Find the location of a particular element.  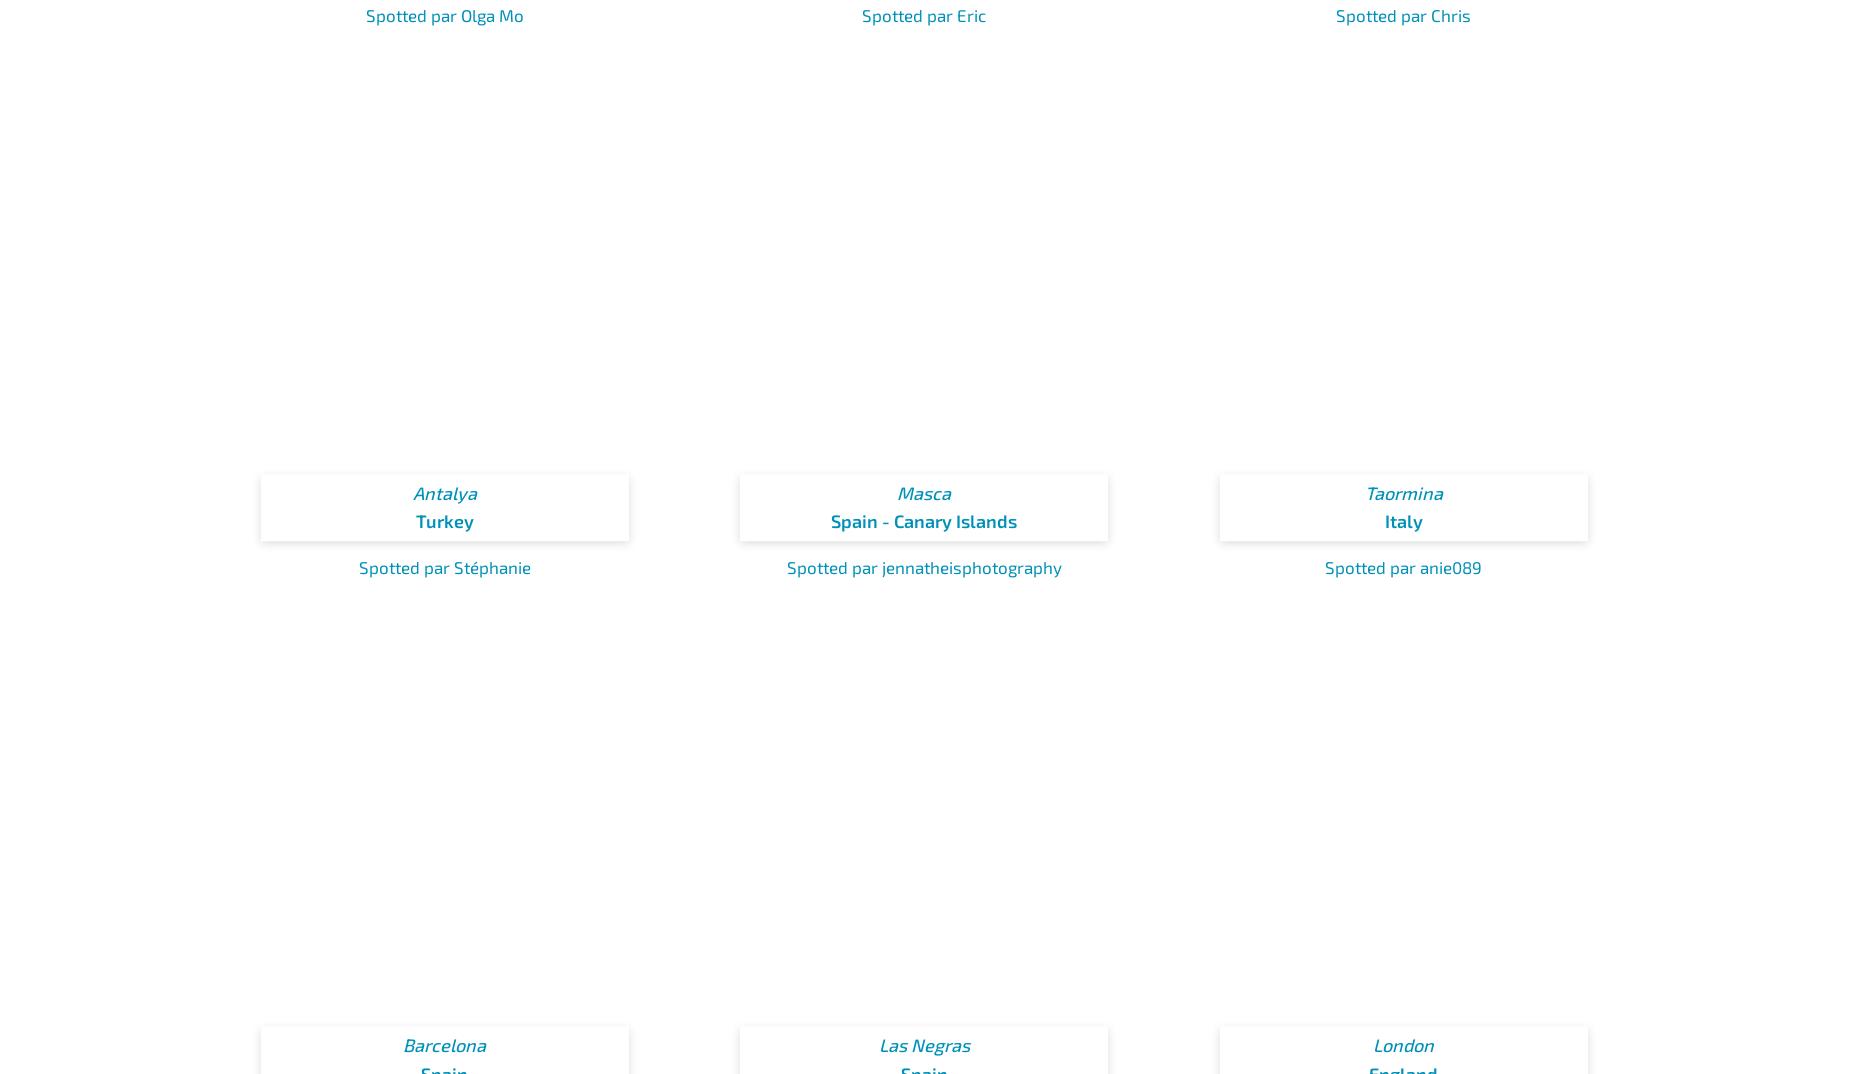

'Italy' is located at coordinates (1382, 520).